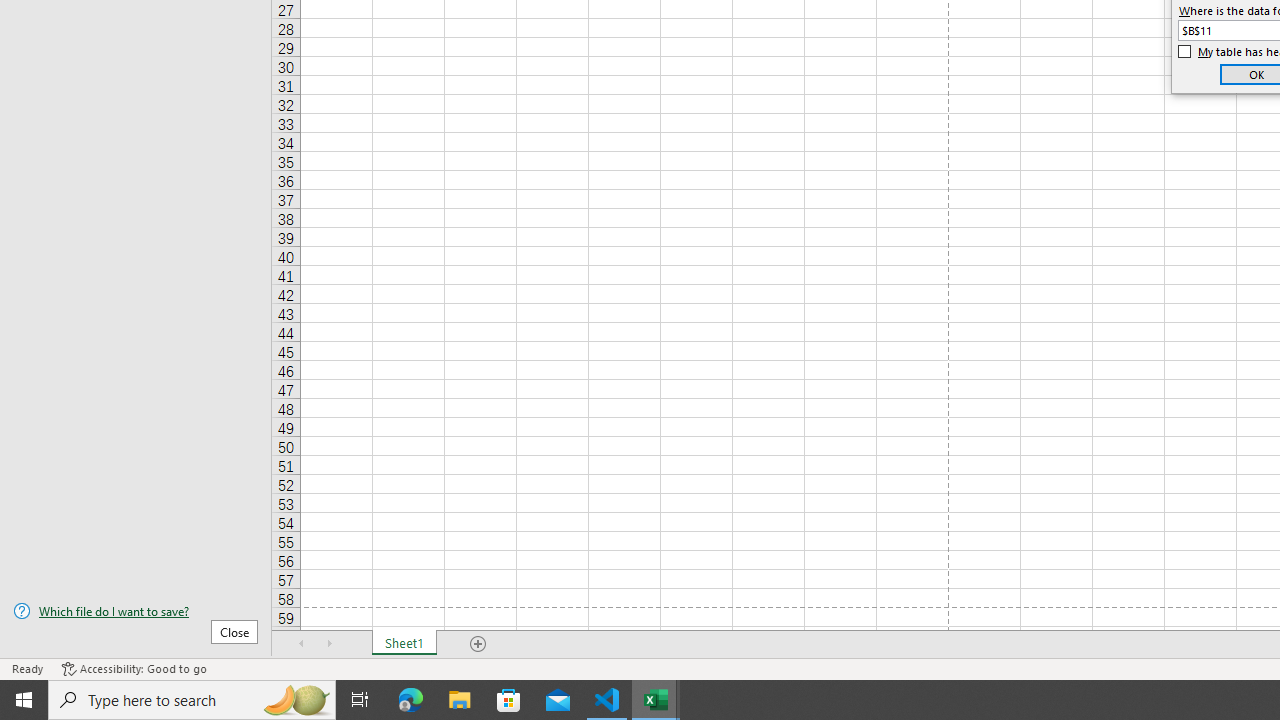  What do you see at coordinates (301, 644) in the screenshot?
I see `'Scroll Left'` at bounding box center [301, 644].